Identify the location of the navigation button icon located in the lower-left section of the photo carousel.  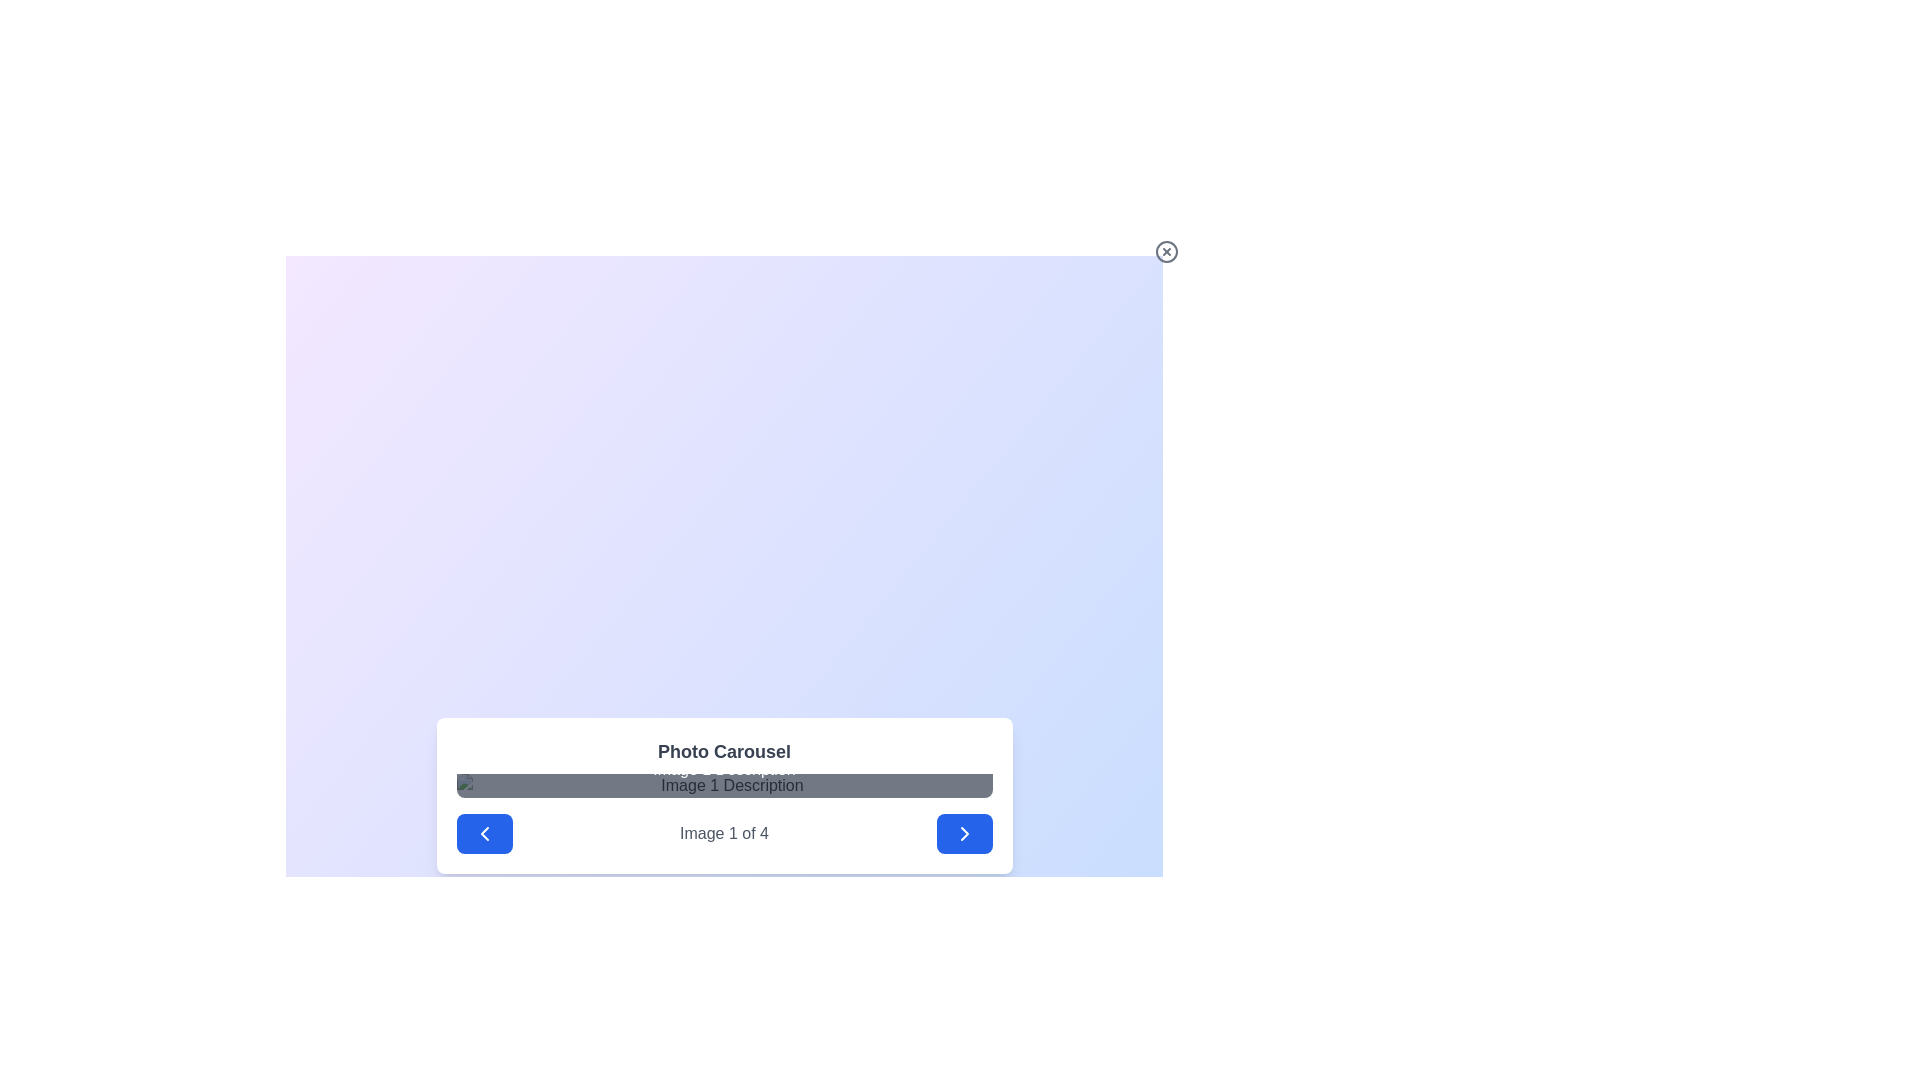
(484, 833).